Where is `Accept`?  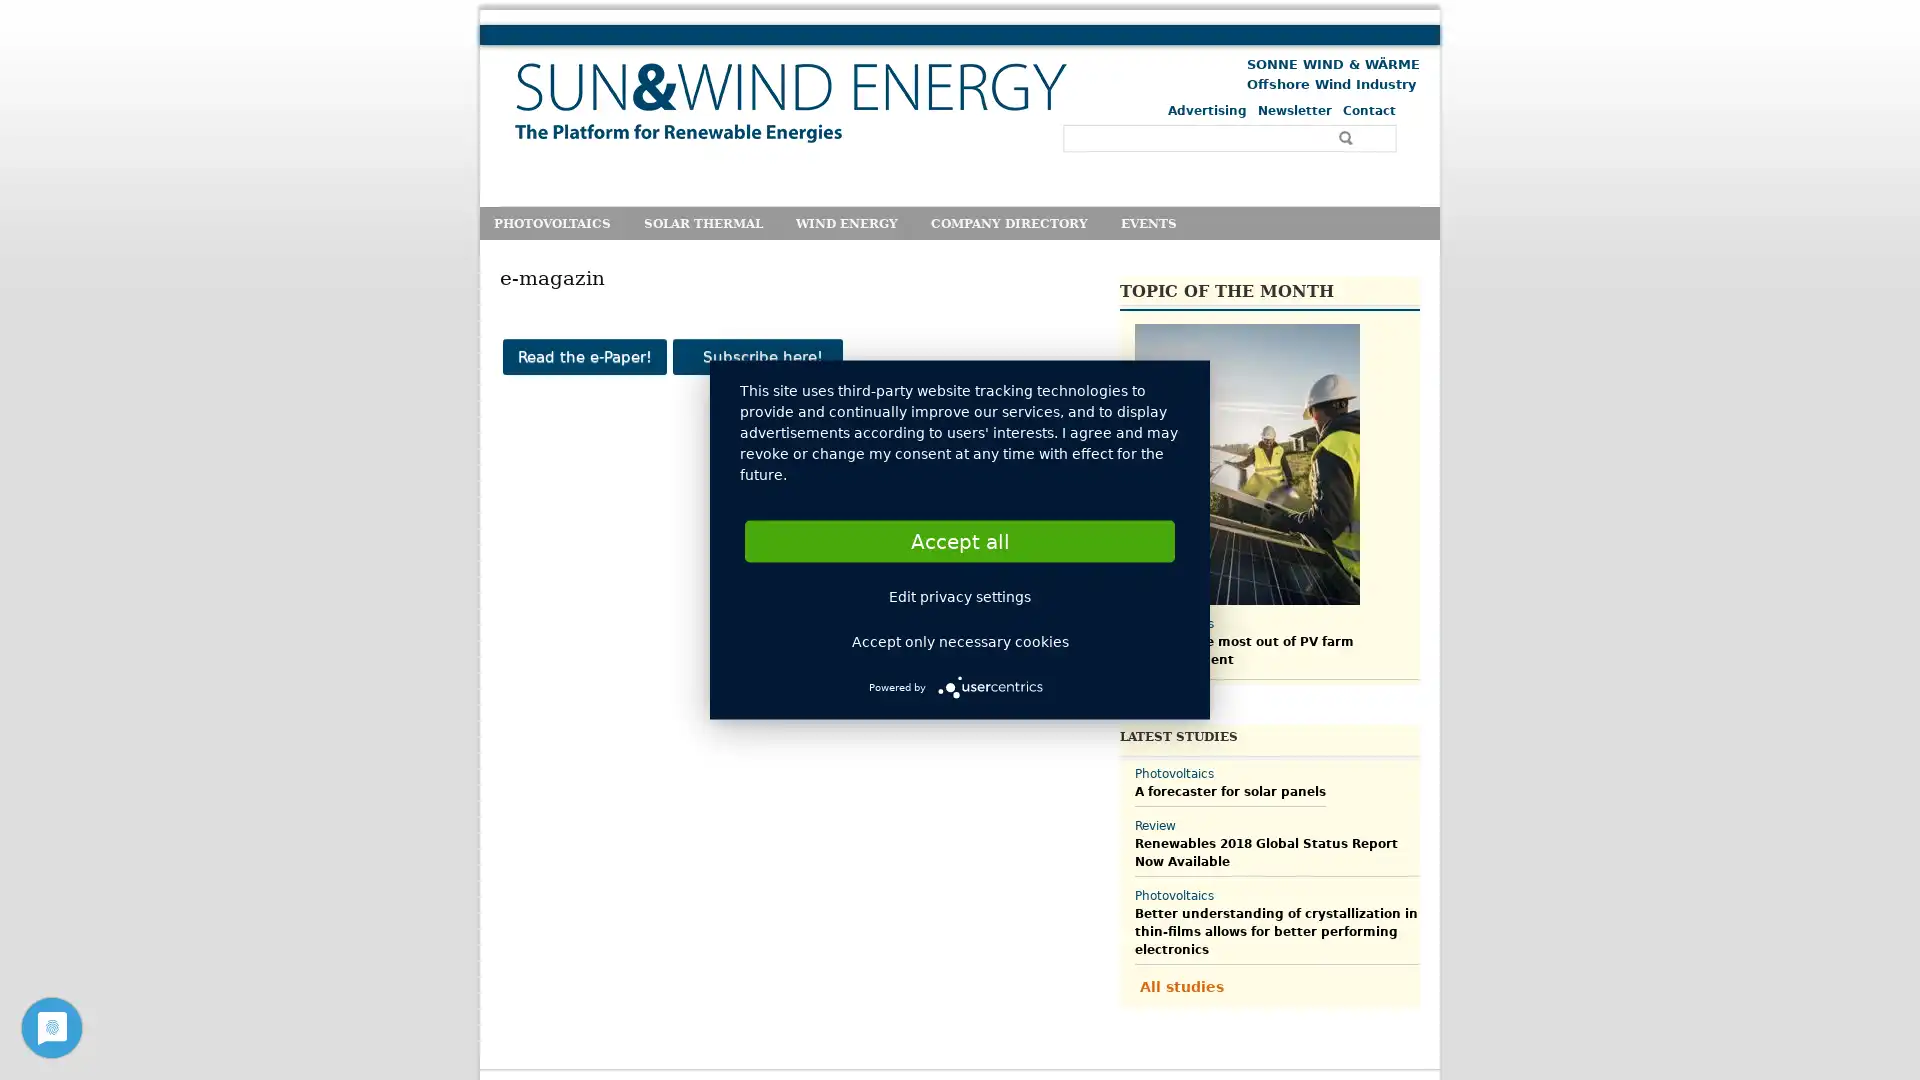 Accept is located at coordinates (960, 540).